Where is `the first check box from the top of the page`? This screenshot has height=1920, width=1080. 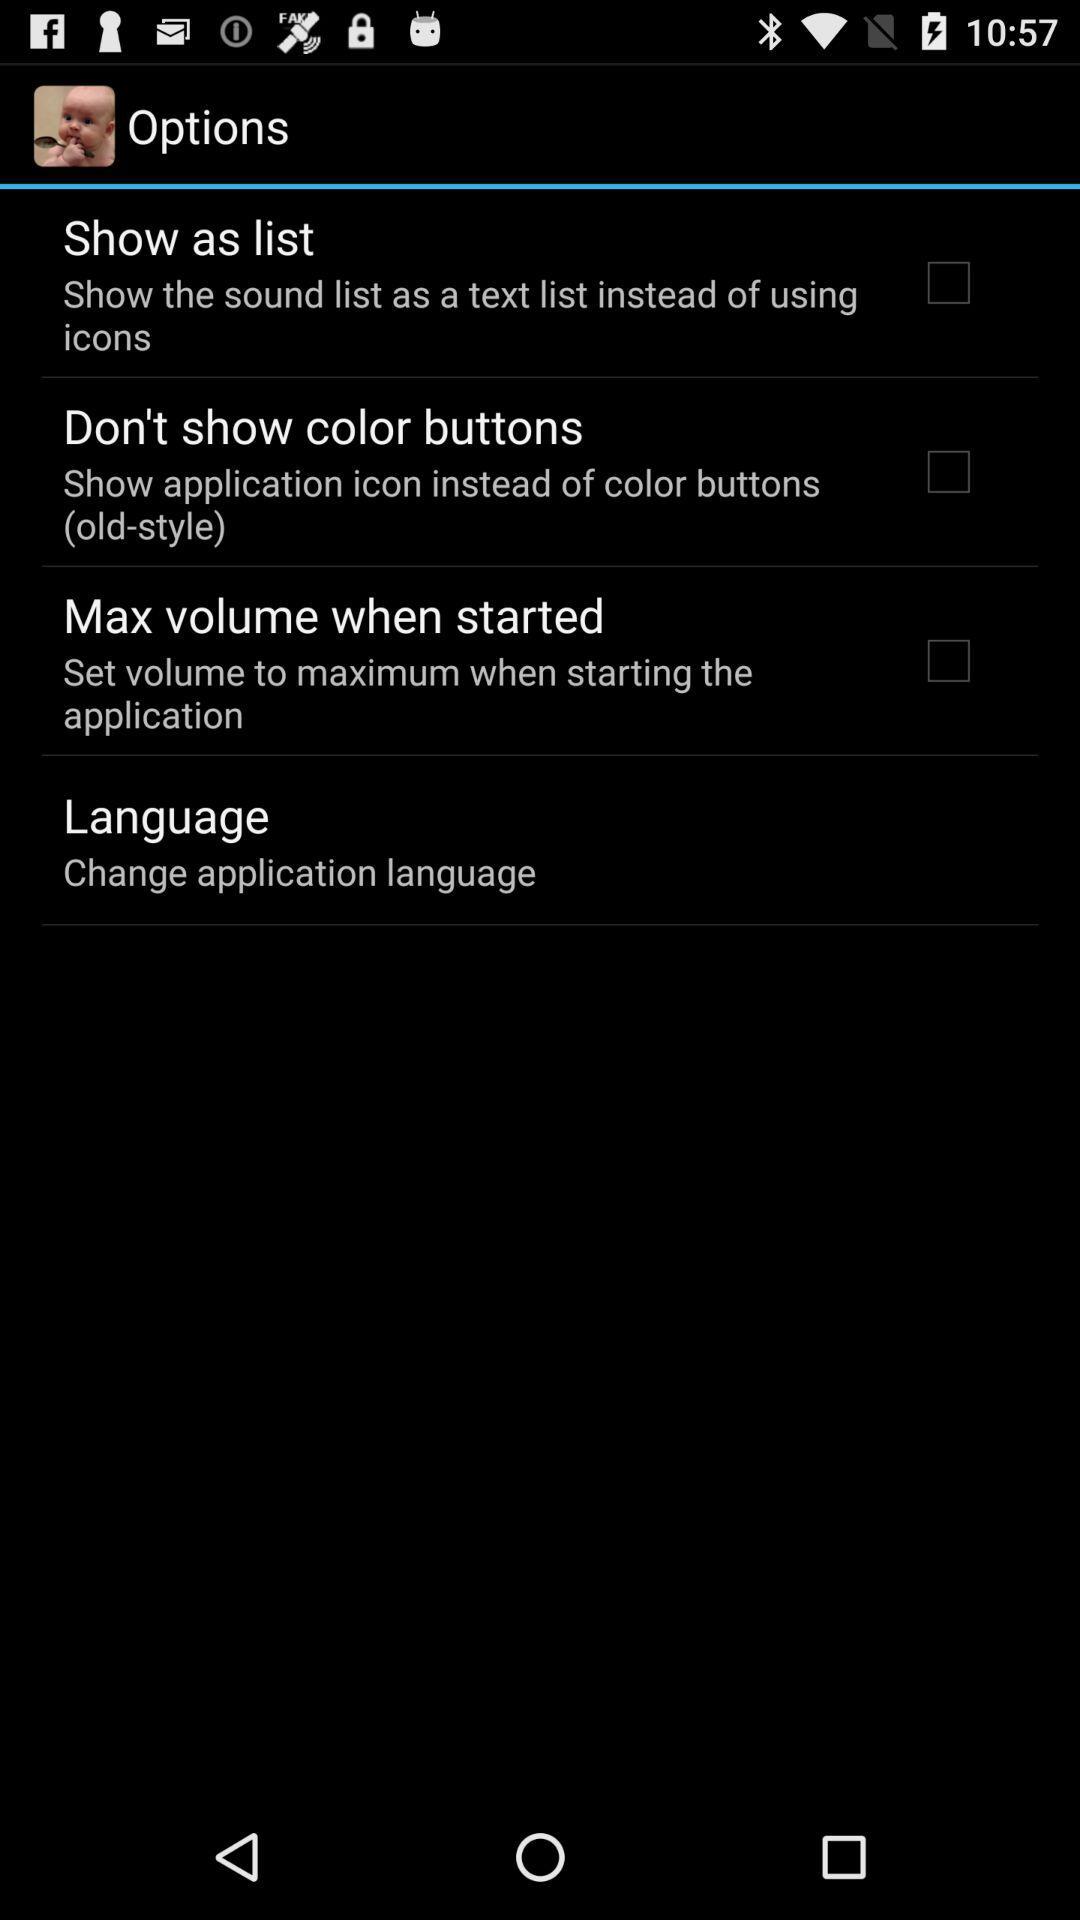
the first check box from the top of the page is located at coordinates (947, 282).